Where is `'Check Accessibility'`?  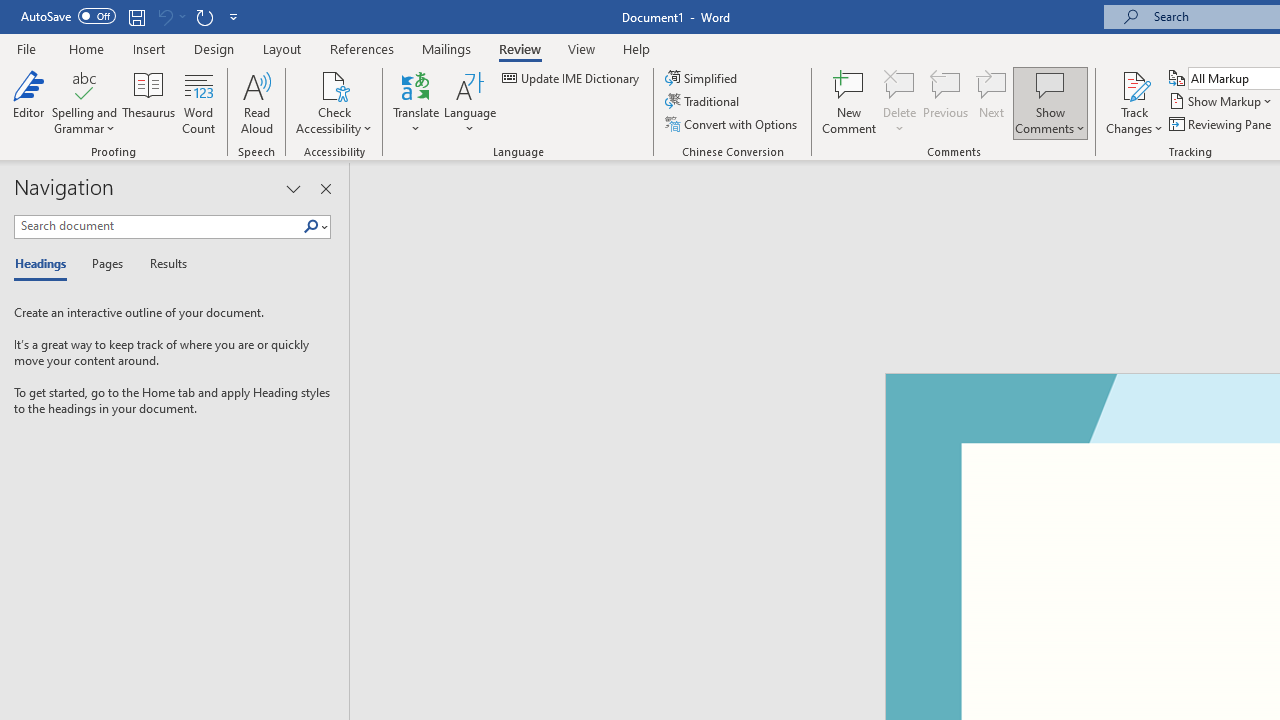 'Check Accessibility' is located at coordinates (334, 103).